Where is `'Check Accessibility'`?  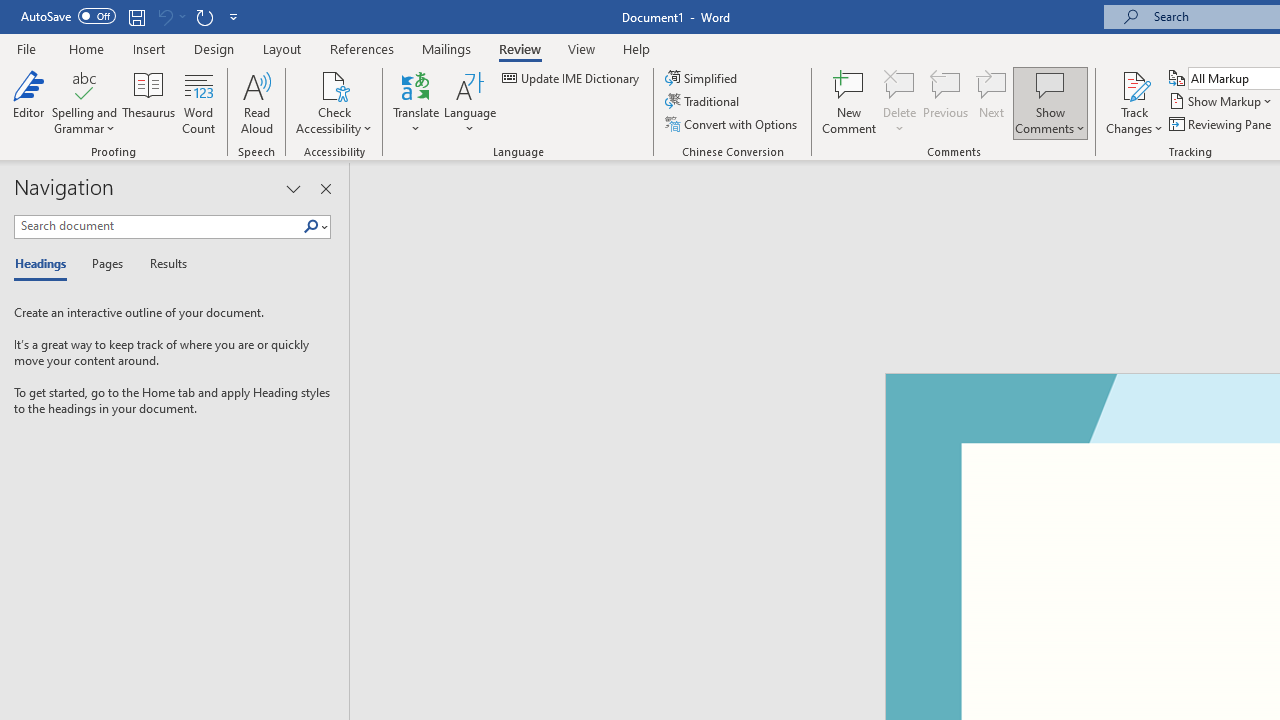 'Check Accessibility' is located at coordinates (334, 103).